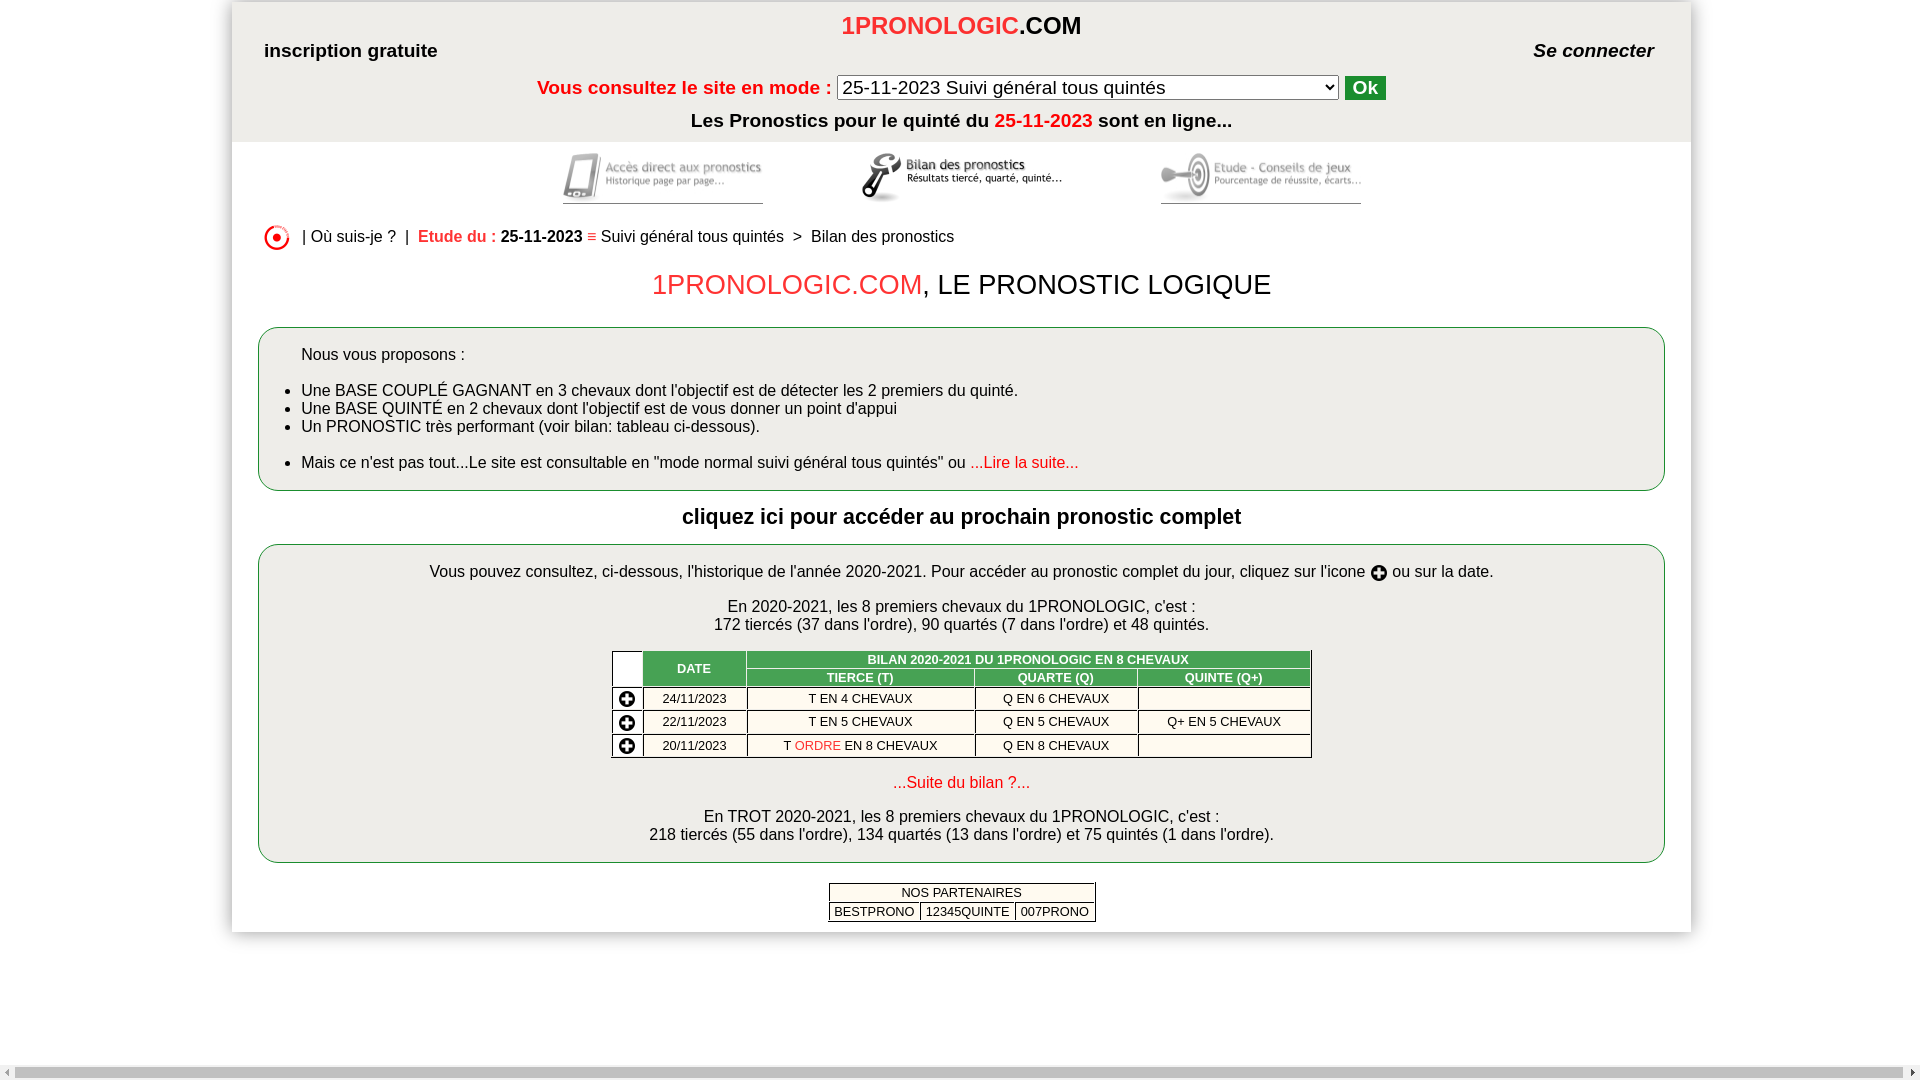 This screenshot has width=1920, height=1080. What do you see at coordinates (1024, 462) in the screenshot?
I see `'...Lire la suite...'` at bounding box center [1024, 462].